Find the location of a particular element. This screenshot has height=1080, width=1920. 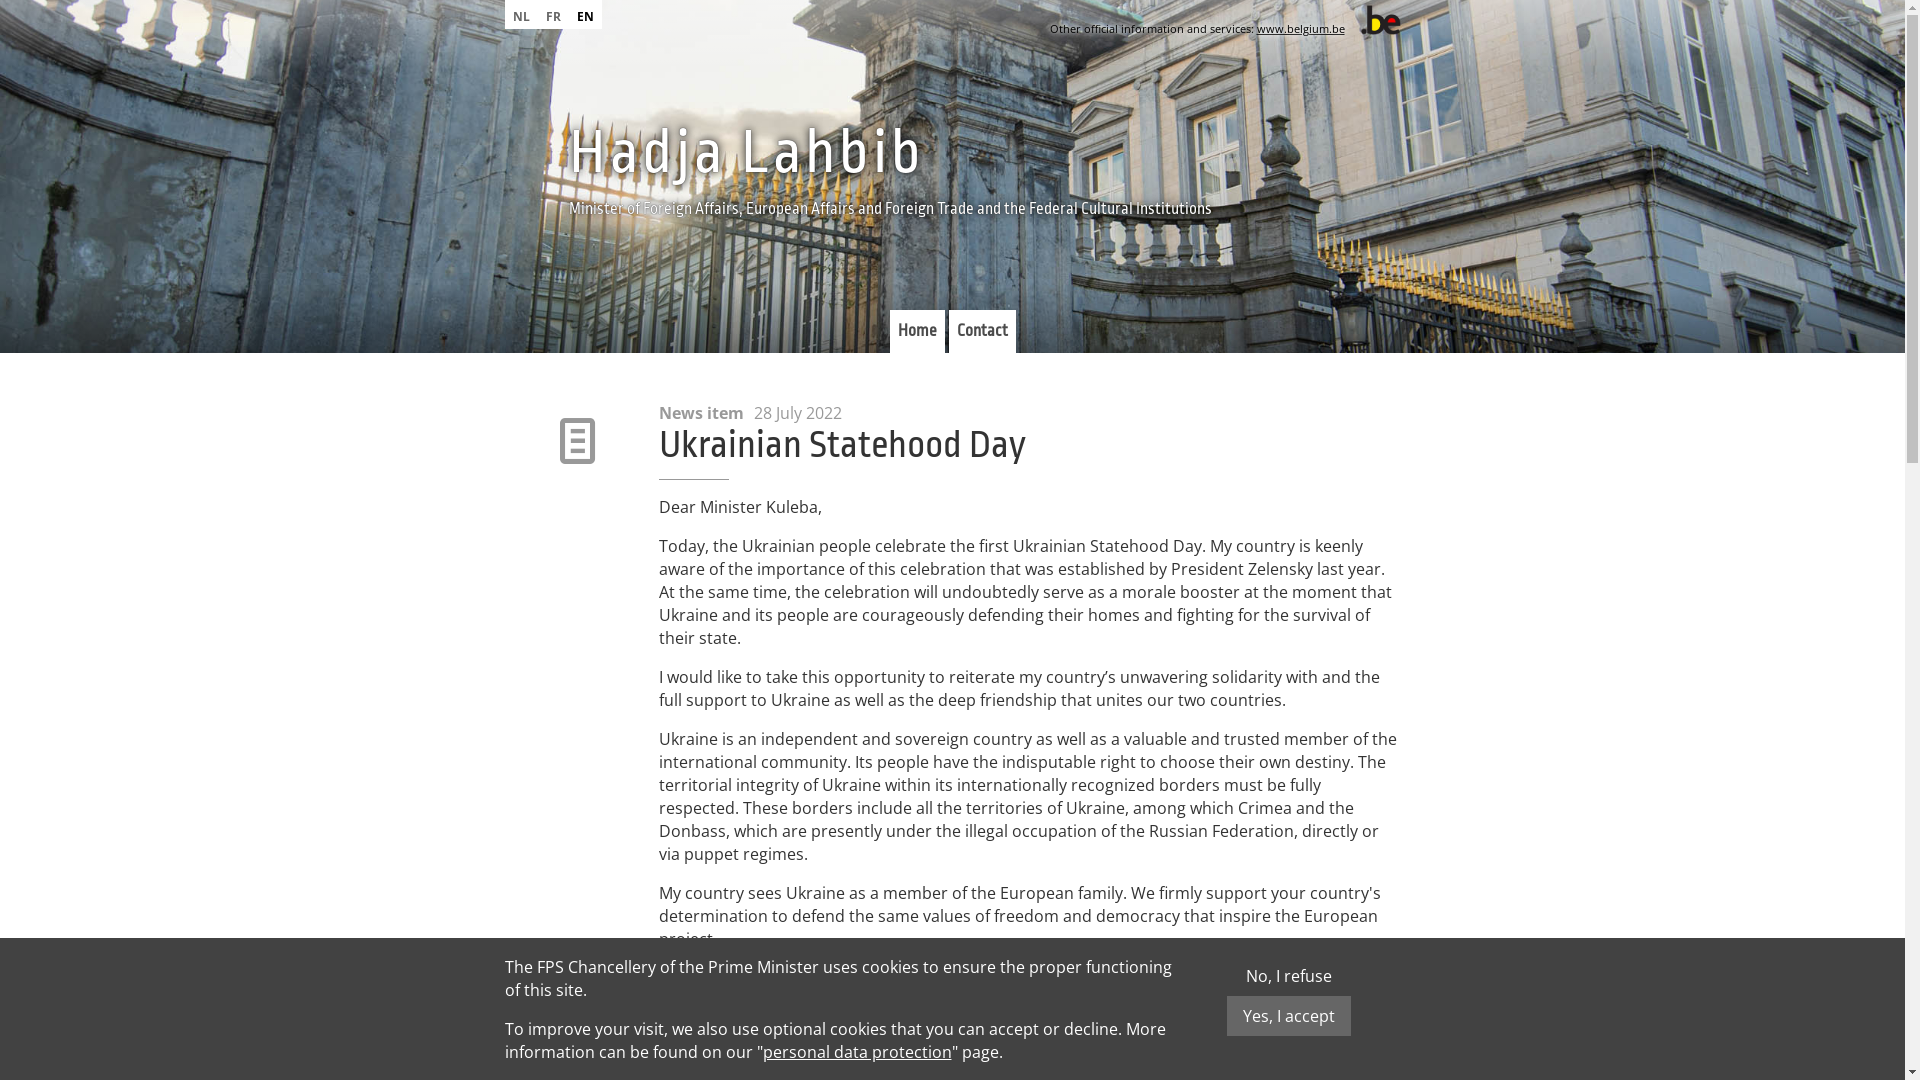

'NL' is located at coordinates (520, 15).